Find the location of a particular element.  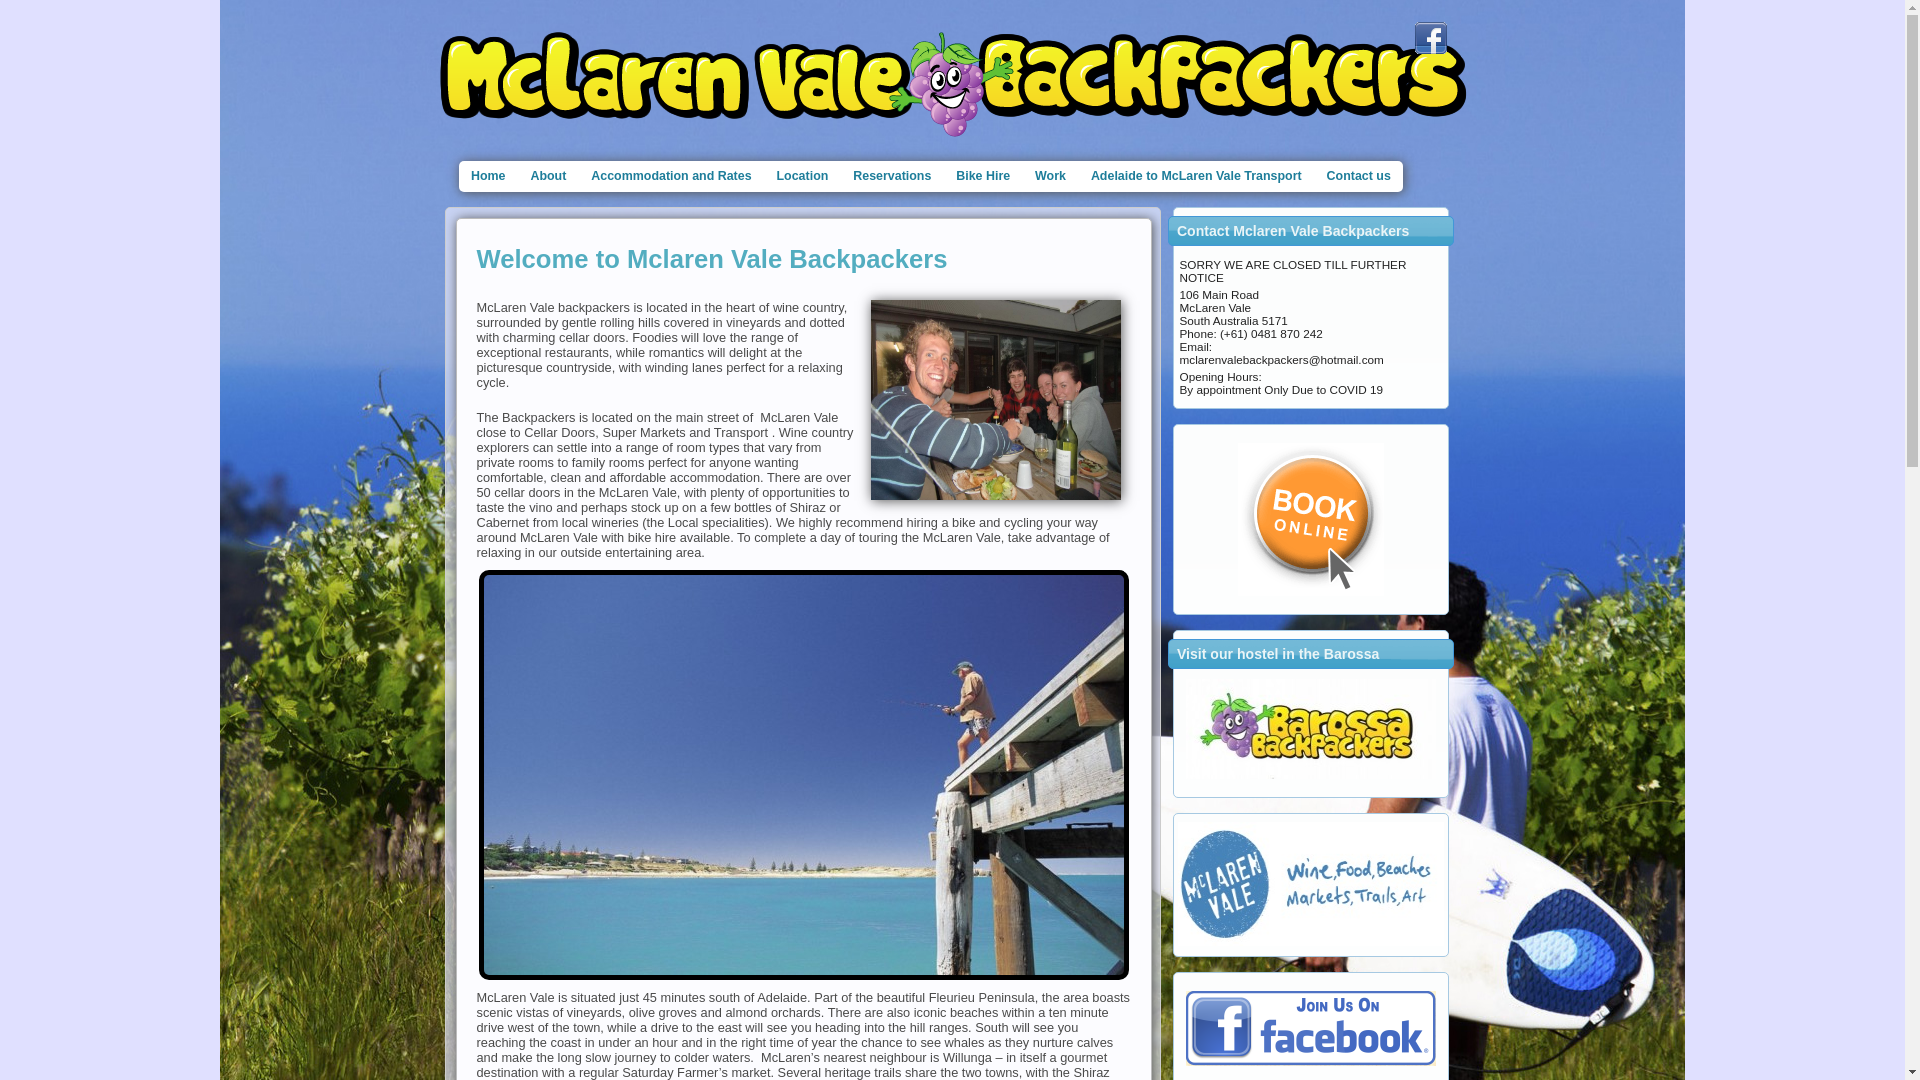

'Accommodation and Rates' is located at coordinates (671, 175).